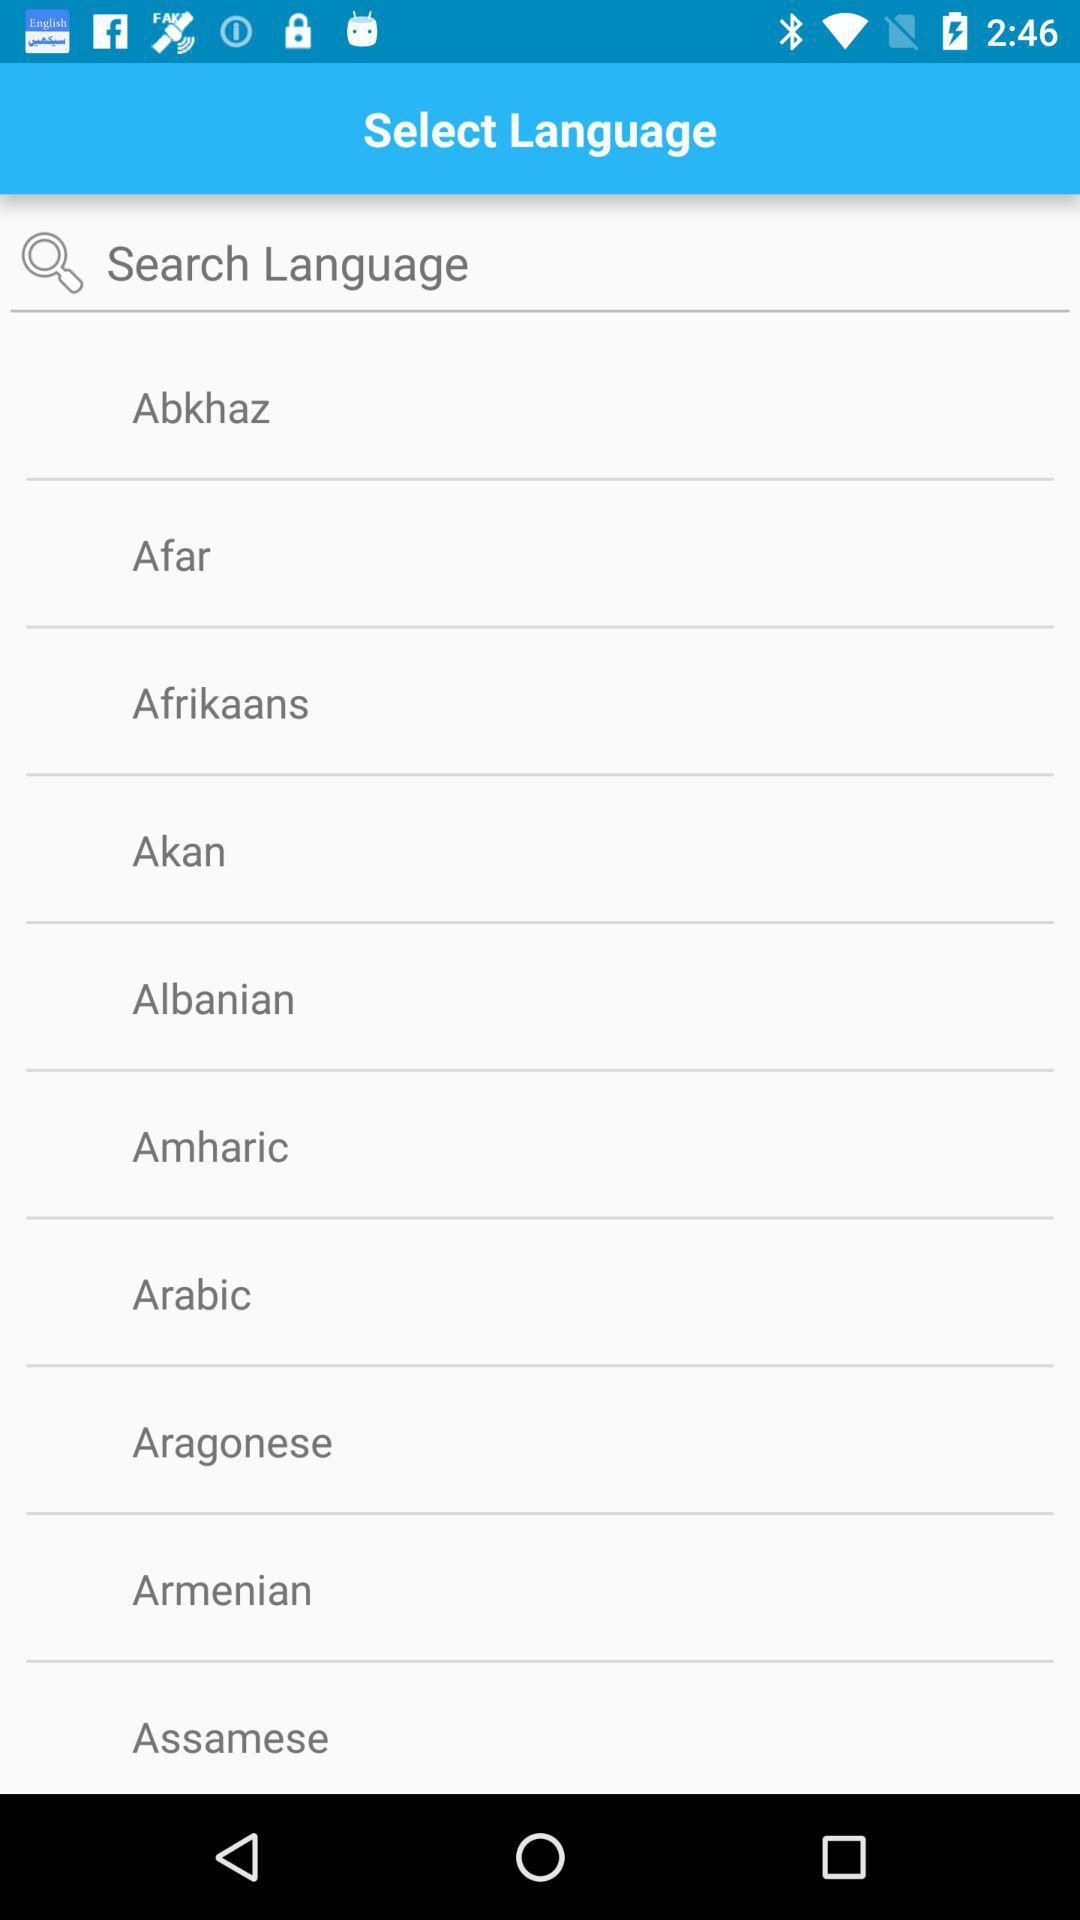 The width and height of the screenshot is (1080, 1920). I want to click on icon above the amharic icon, so click(540, 1069).